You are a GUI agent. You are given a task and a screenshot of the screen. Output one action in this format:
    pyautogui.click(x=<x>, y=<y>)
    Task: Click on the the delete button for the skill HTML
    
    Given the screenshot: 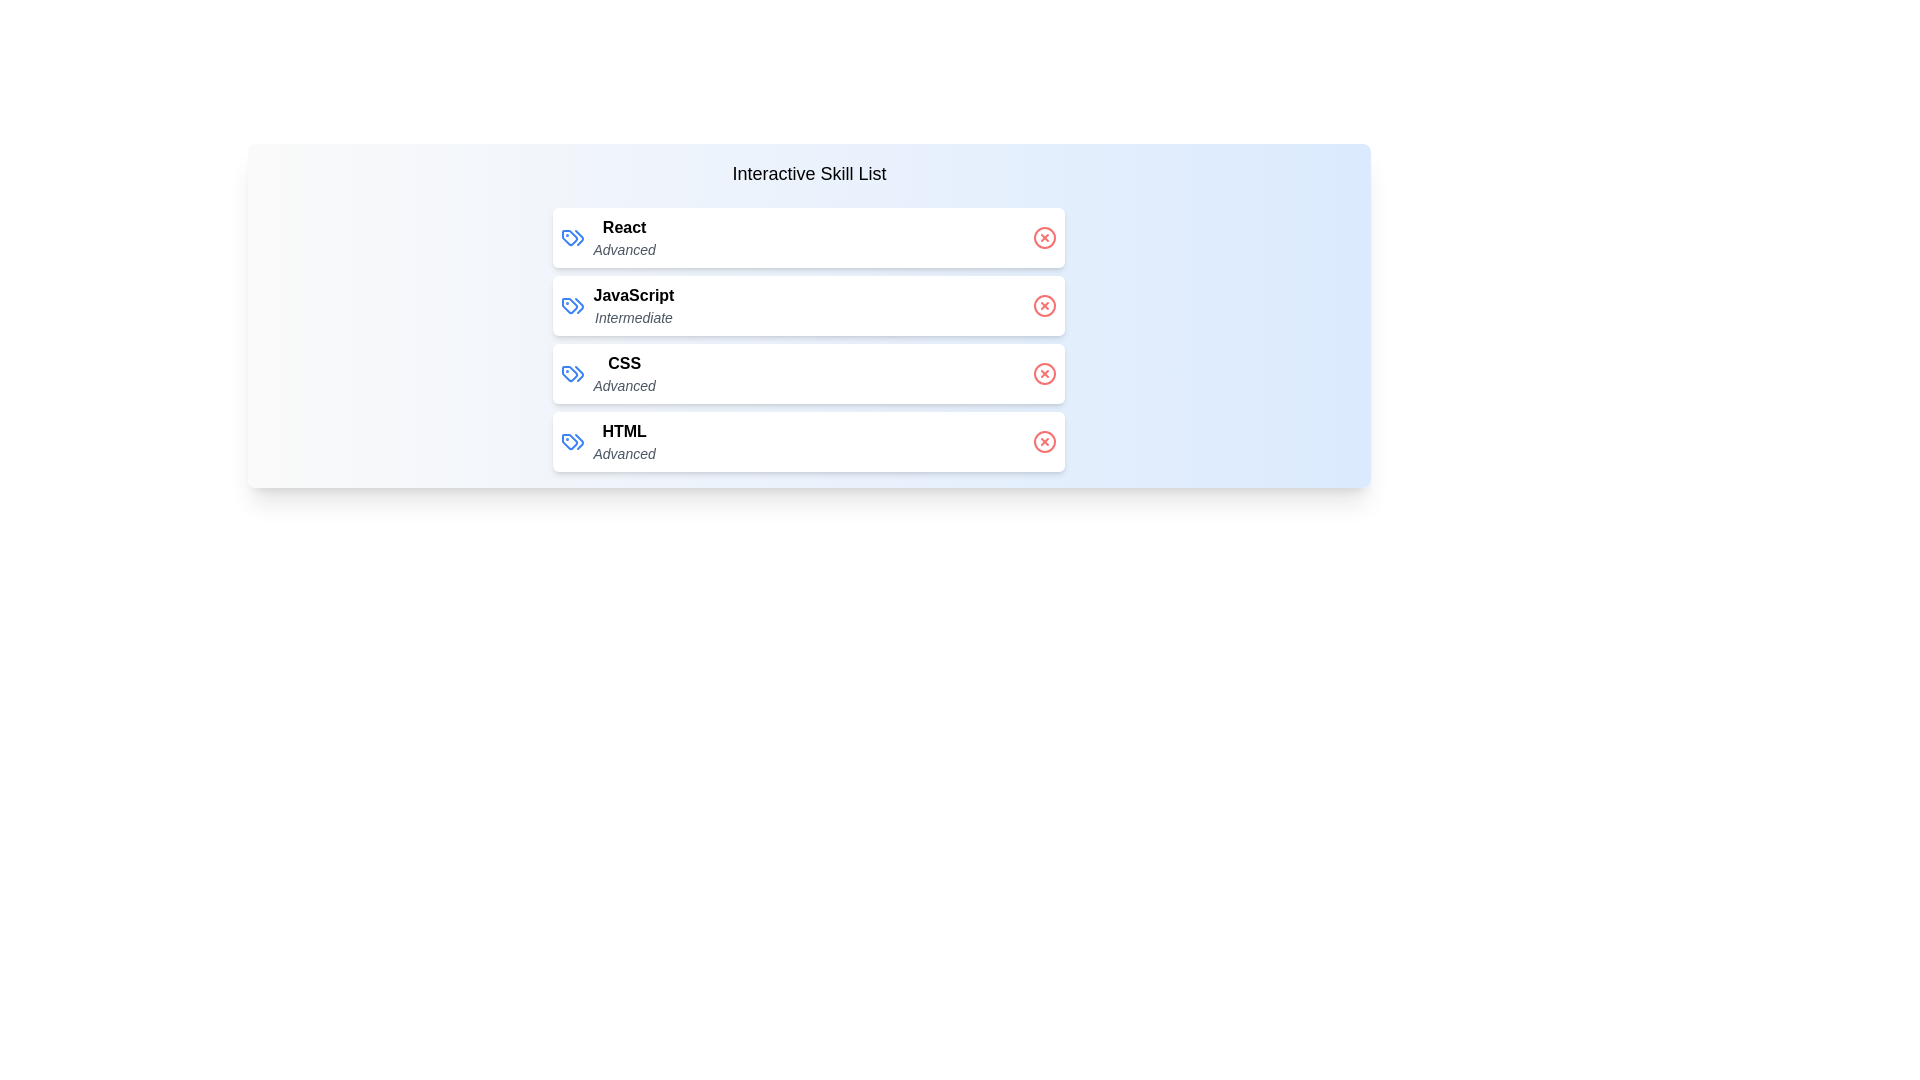 What is the action you would take?
    pyautogui.click(x=1044, y=441)
    